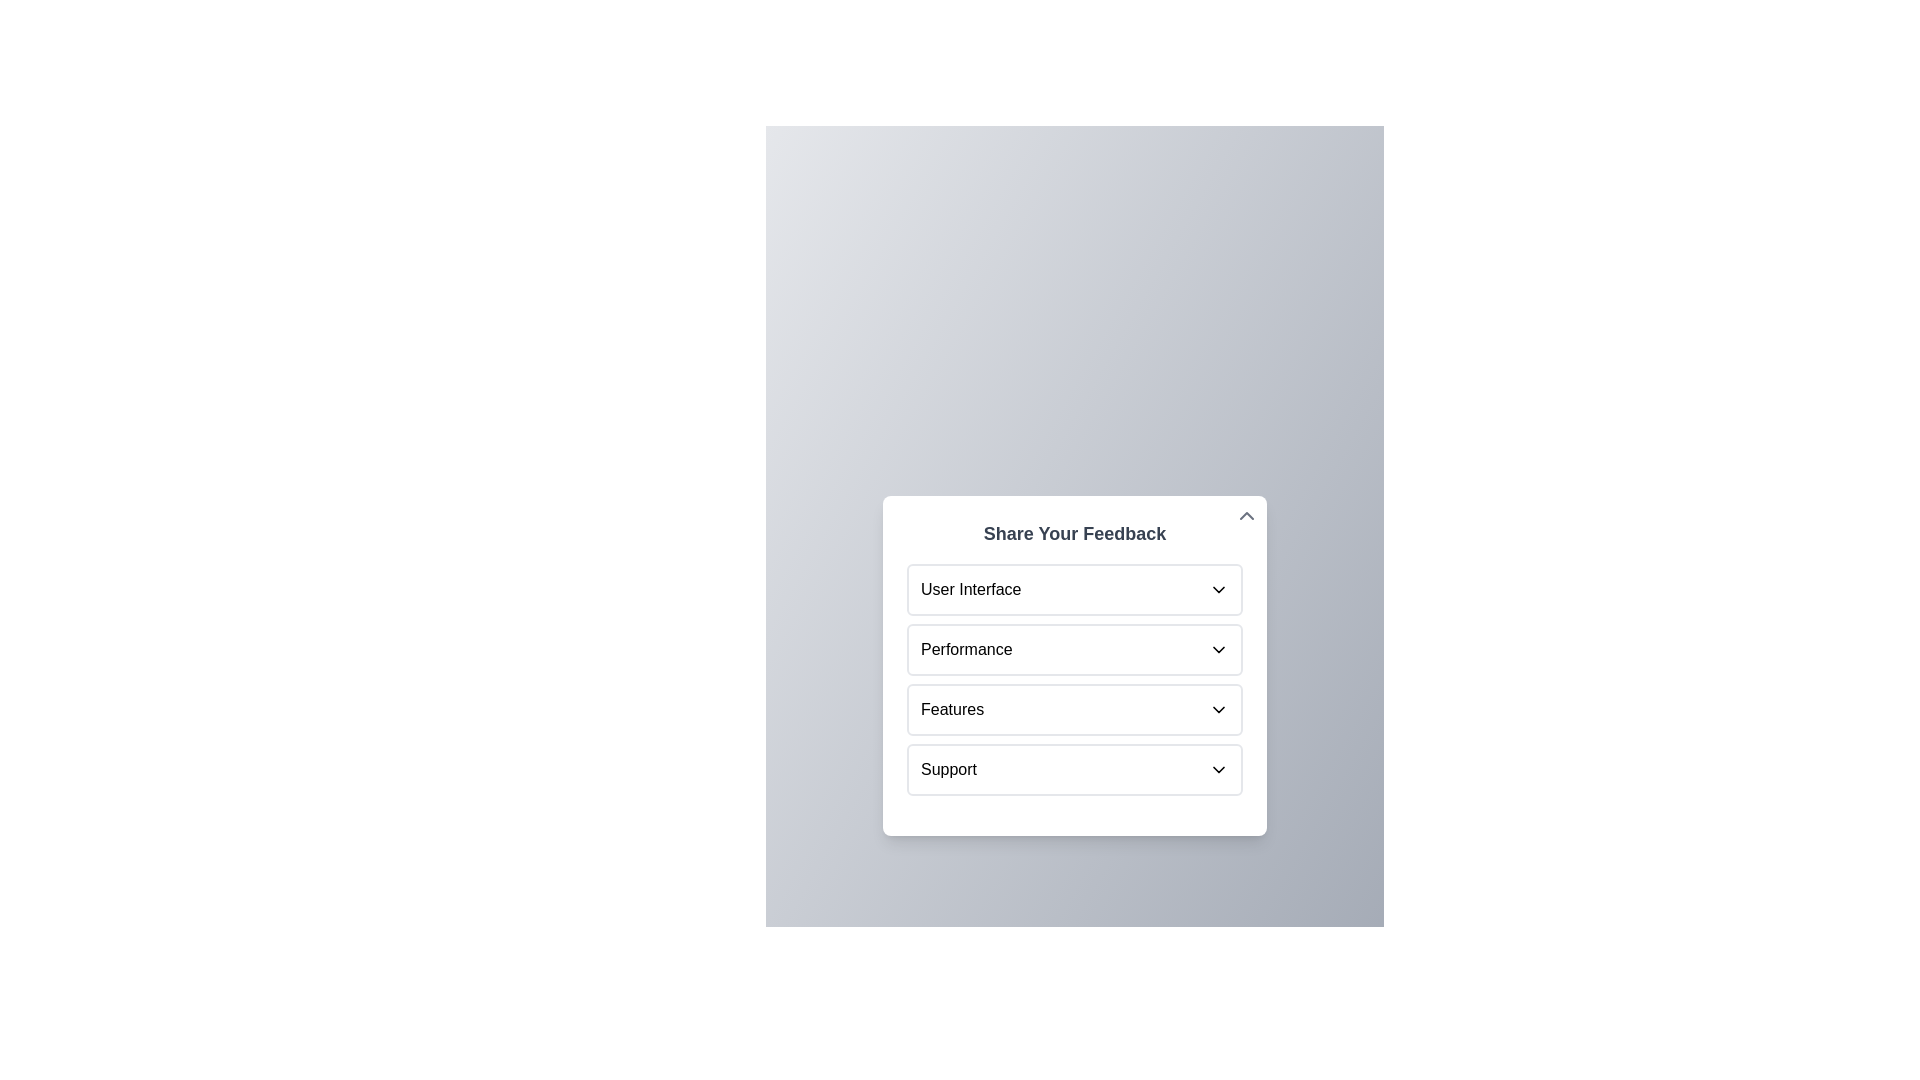 The image size is (1920, 1080). Describe the element at coordinates (1218, 769) in the screenshot. I see `the downward-pointing chevron icon located within the 'Support' option in the feedback section` at that location.